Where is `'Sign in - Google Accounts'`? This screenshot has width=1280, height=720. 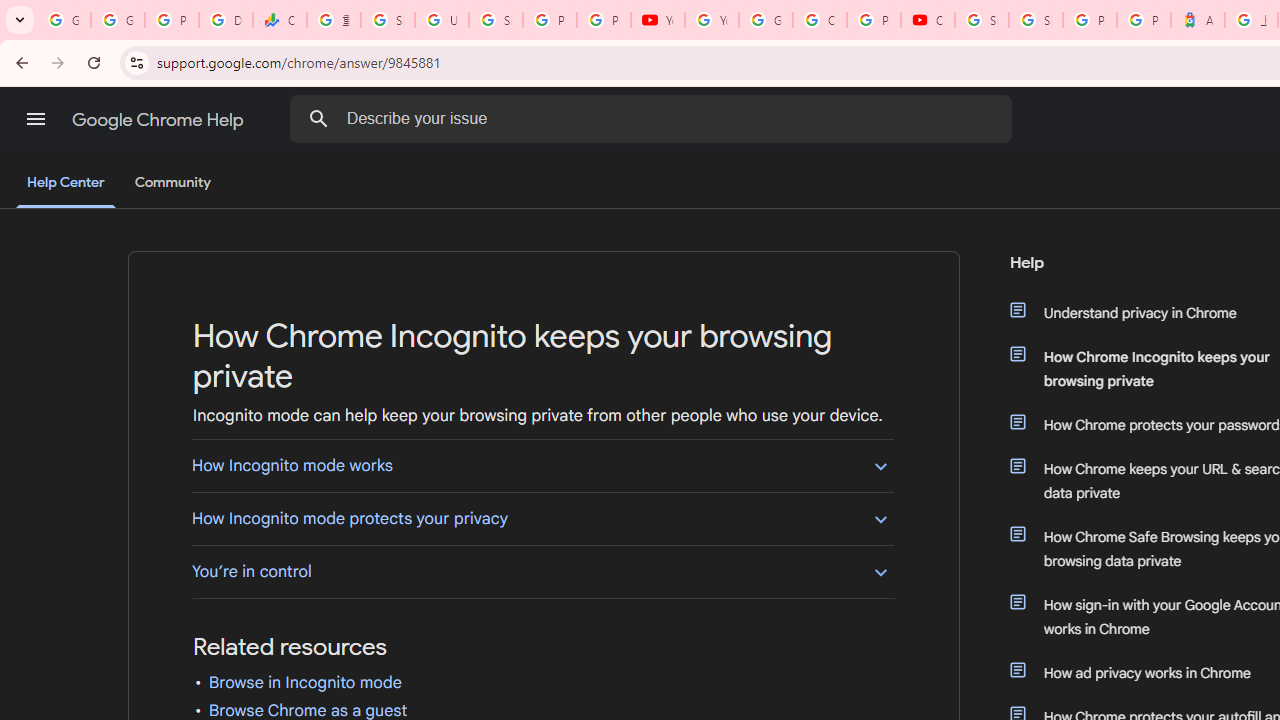 'Sign in - Google Accounts' is located at coordinates (1036, 20).